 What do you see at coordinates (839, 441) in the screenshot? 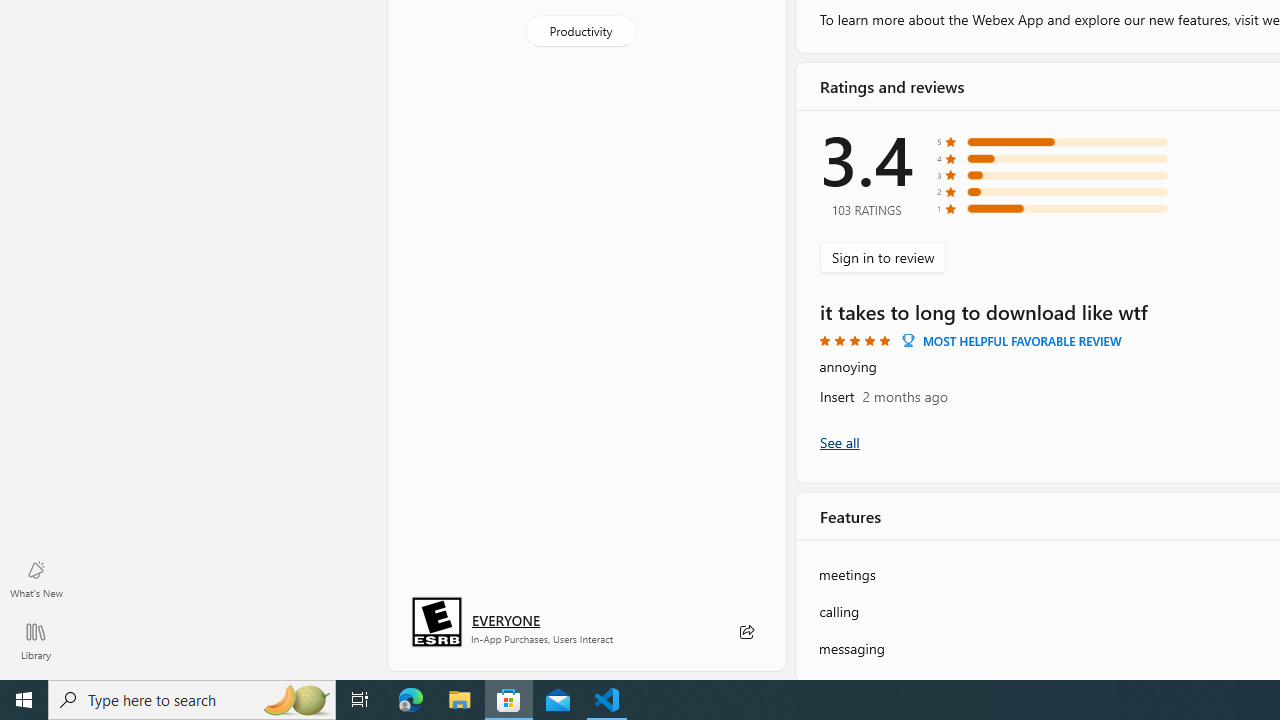
I see `'Show all ratings and reviews'` at bounding box center [839, 441].